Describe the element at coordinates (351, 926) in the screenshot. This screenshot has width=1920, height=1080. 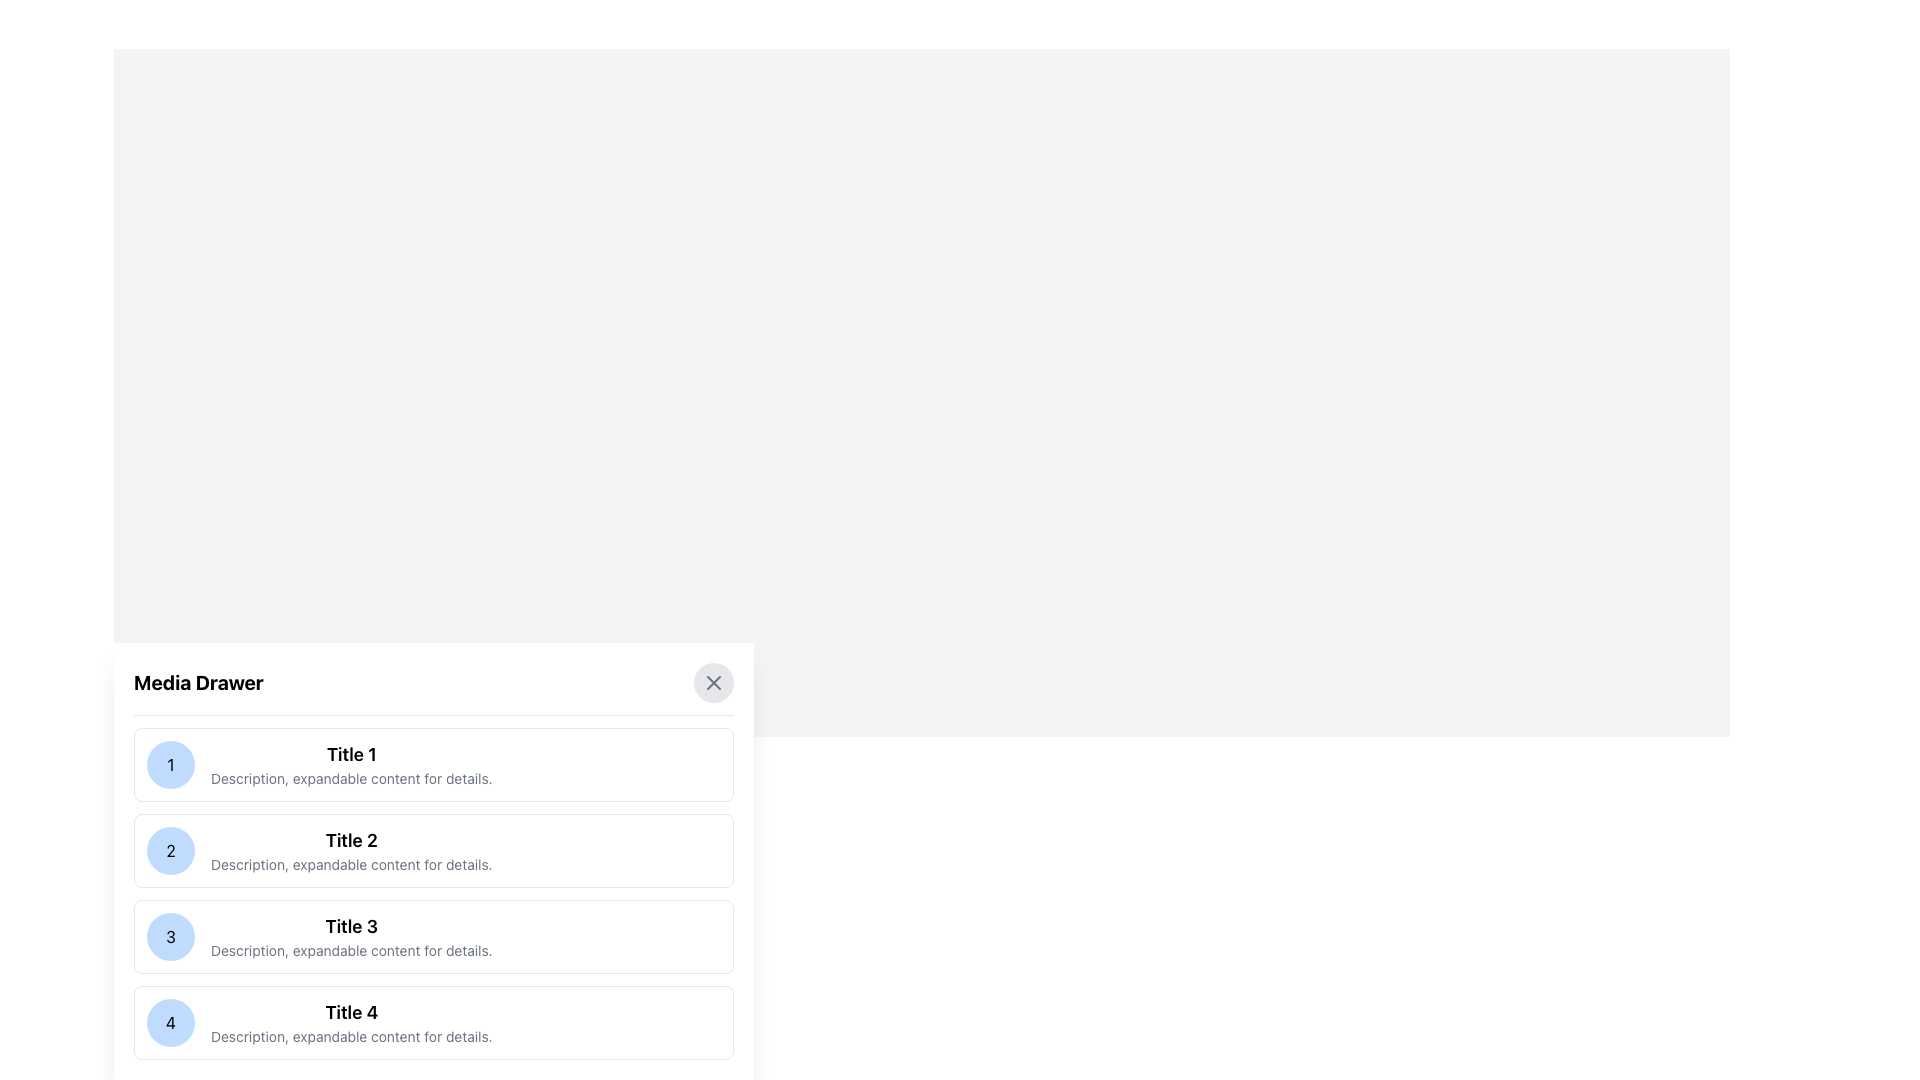
I see `the title text 'Title 3' which is bold and larger, located in the modal 'Media Drawer' above the description of item 3` at that location.